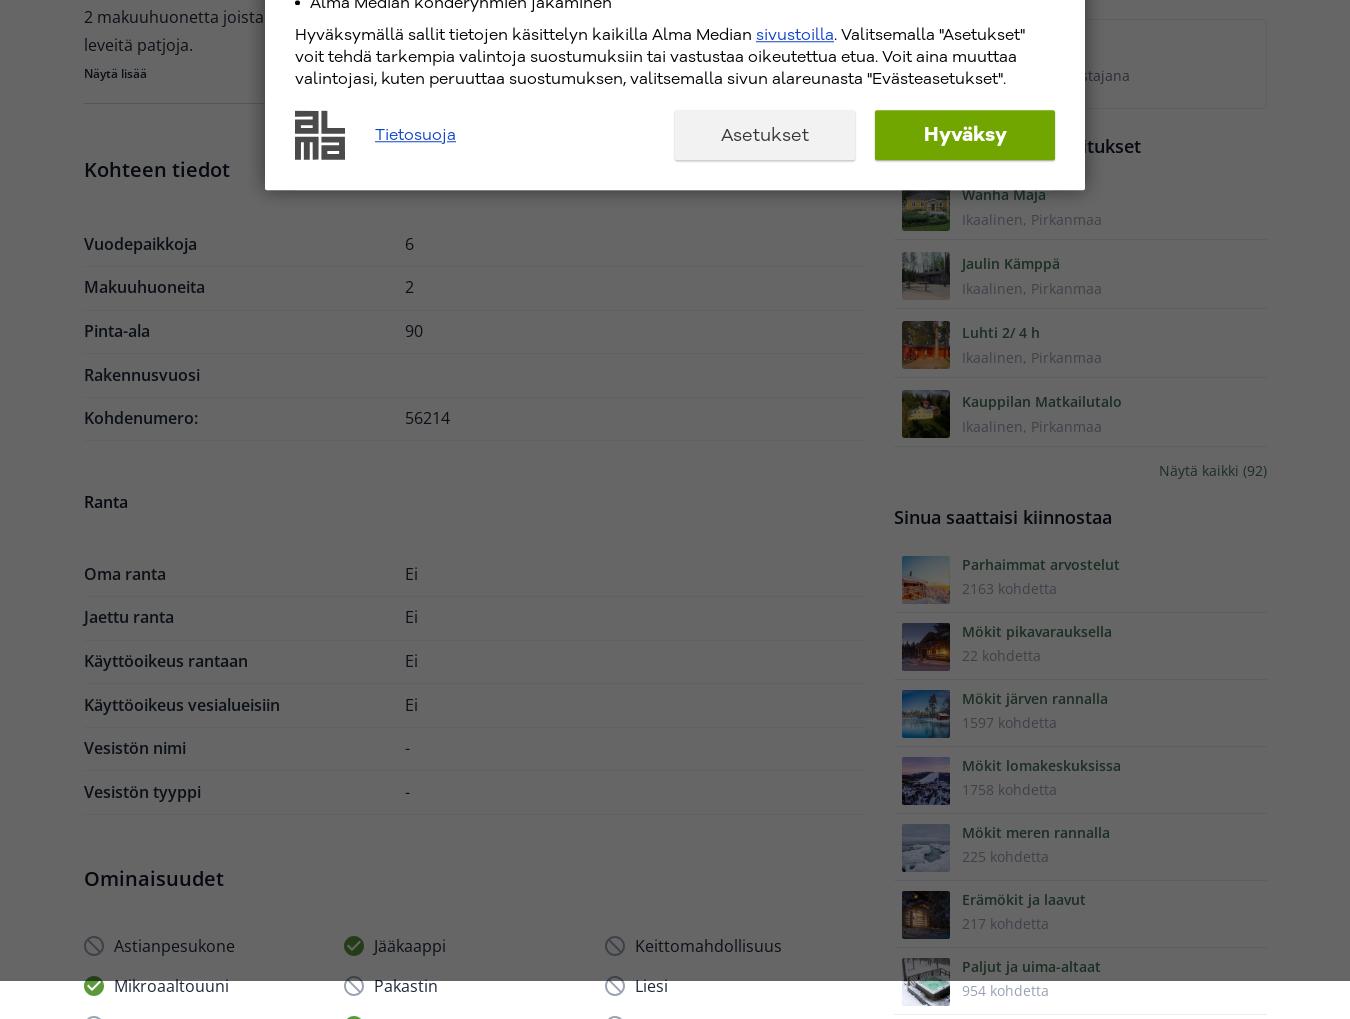 This screenshot has width=1350, height=1019. Describe the element at coordinates (463, 393) in the screenshot. I see `'Mökin hanavesi tulee järvestä, joka on  kirkasvetinen ja hyvälaatuinen. Omistaja toimittaa loman aluksi 20 litran juomavesikanisterin.'` at that location.